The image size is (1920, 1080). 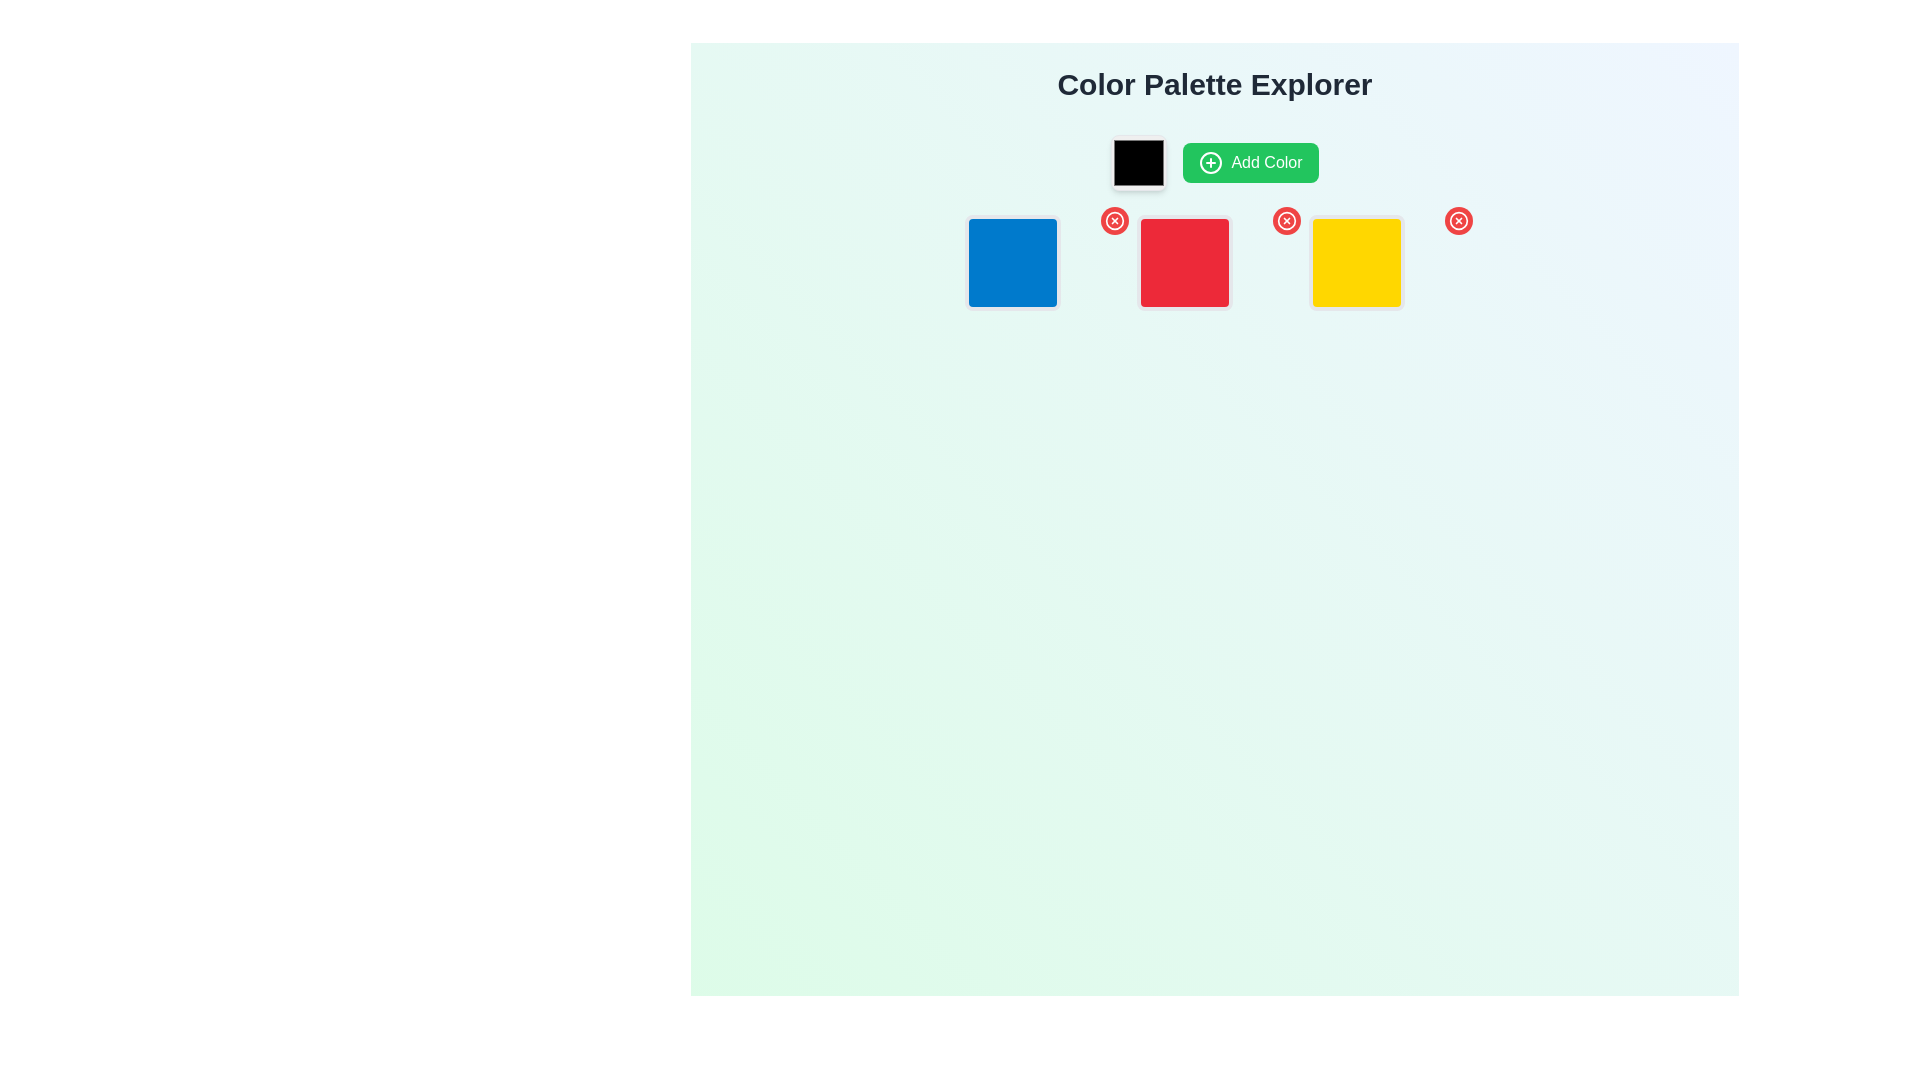 I want to click on the yellow square Color Box with rounded corners, so click(x=1357, y=261).